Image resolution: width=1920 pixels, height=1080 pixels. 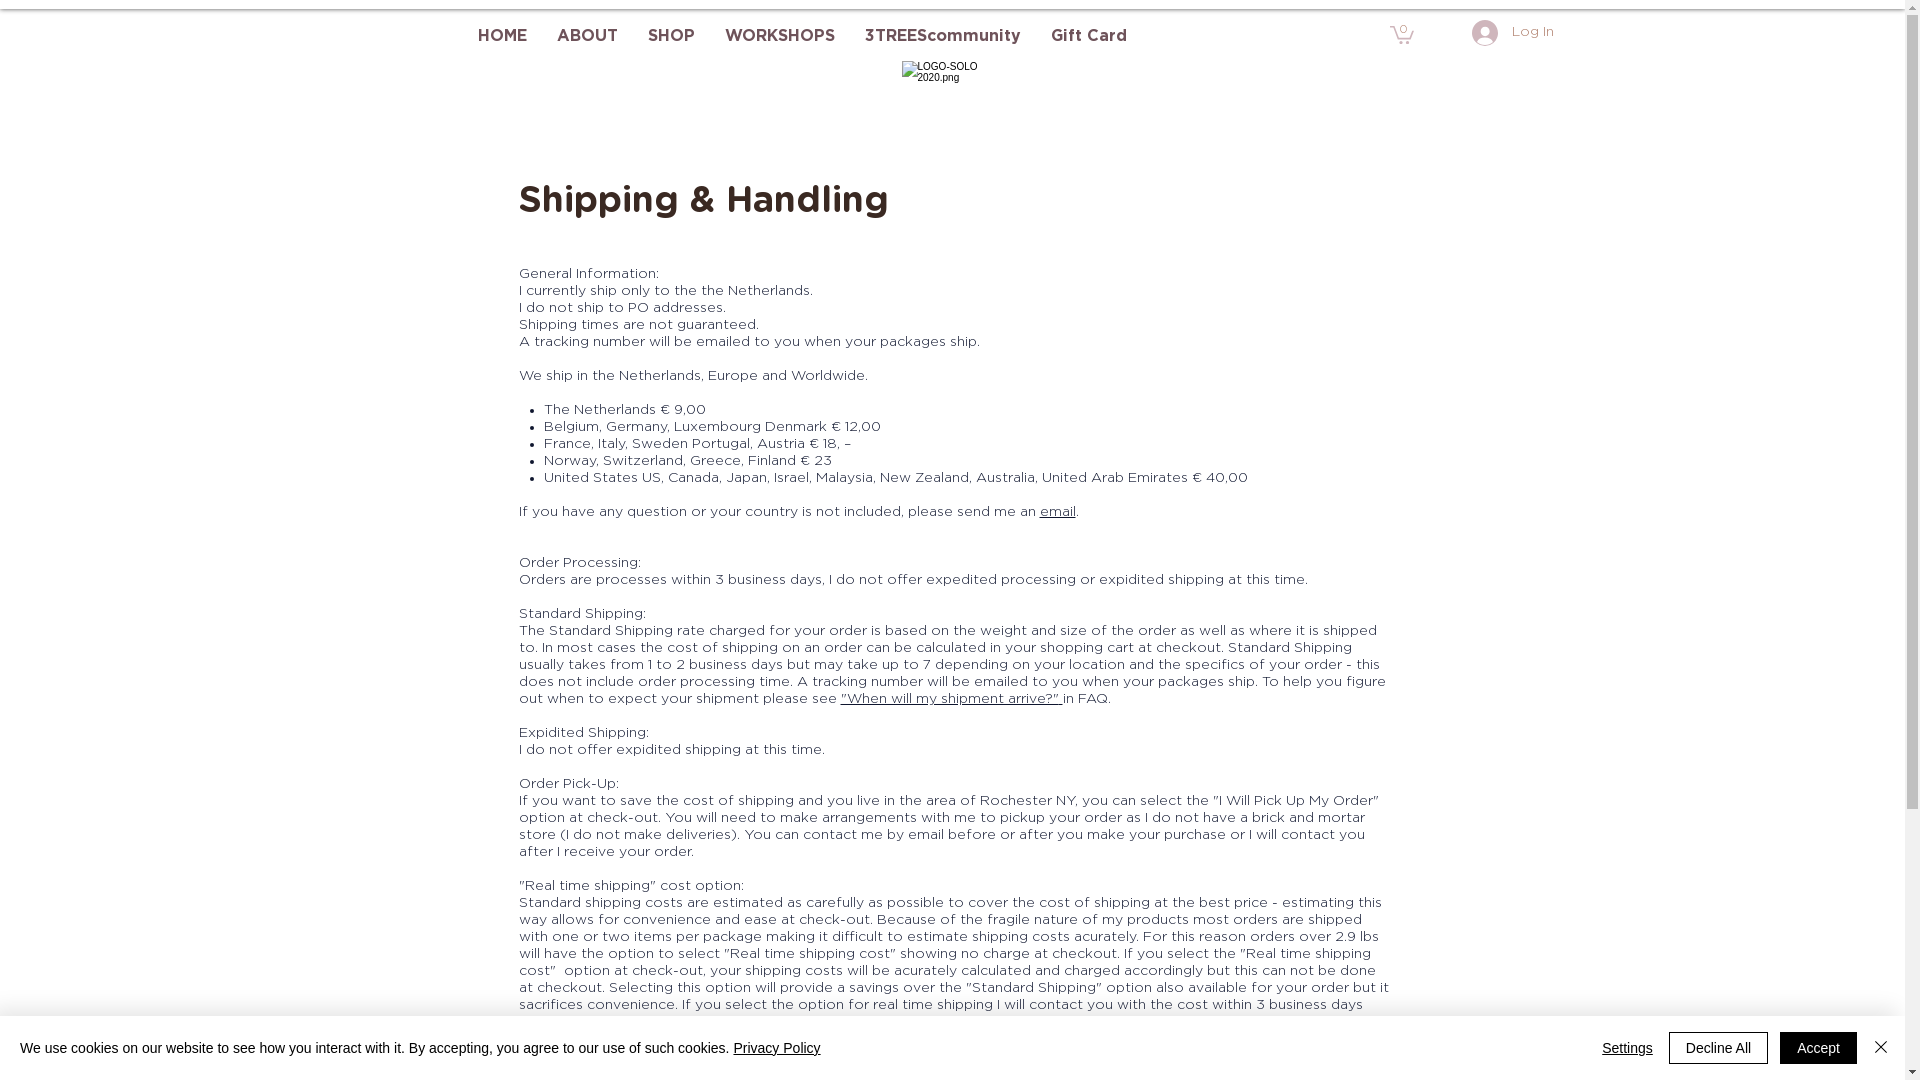 What do you see at coordinates (941, 35) in the screenshot?
I see `'3TREEScommunity'` at bounding box center [941, 35].